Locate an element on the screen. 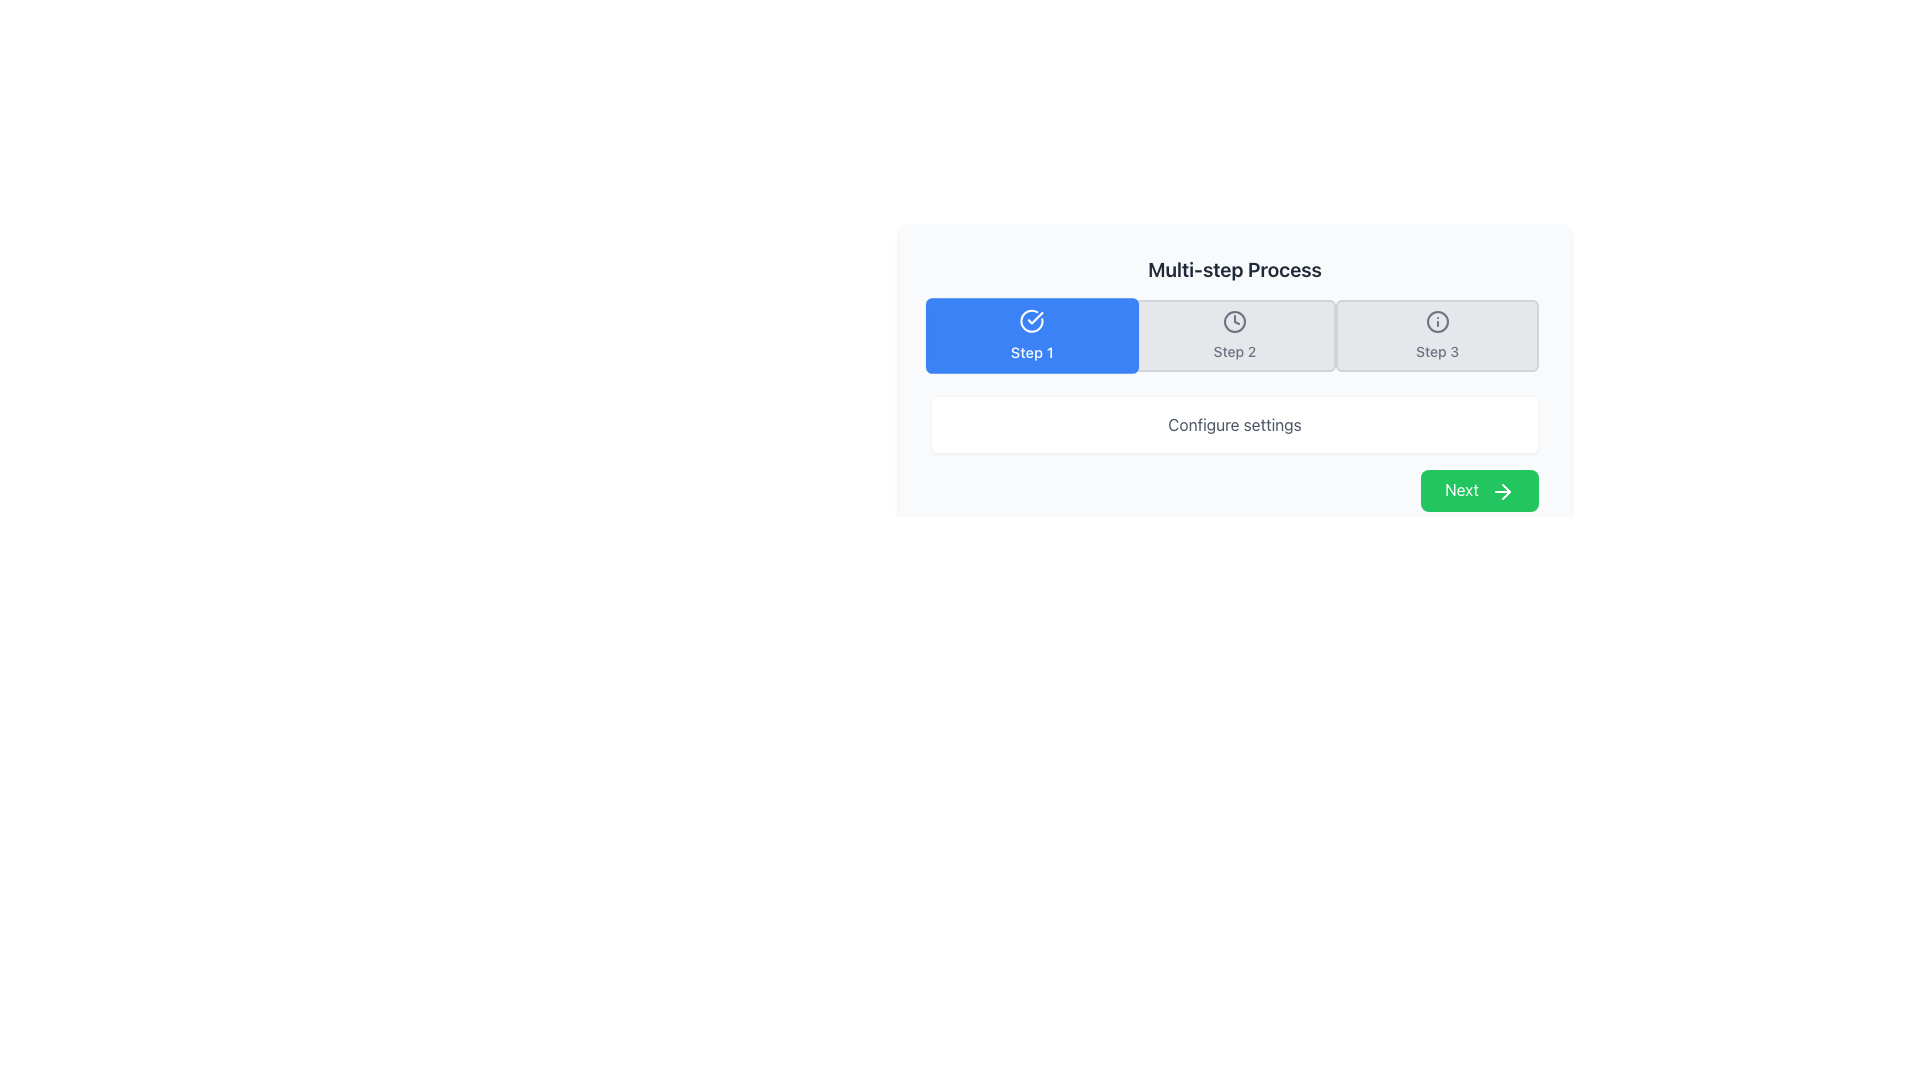 This screenshot has height=1080, width=1920. the rectangular button with rounded edges containing a clock icon and the text 'Step 2', which is centrally located among three buttons in a horizontal sequence is located at coordinates (1233, 334).